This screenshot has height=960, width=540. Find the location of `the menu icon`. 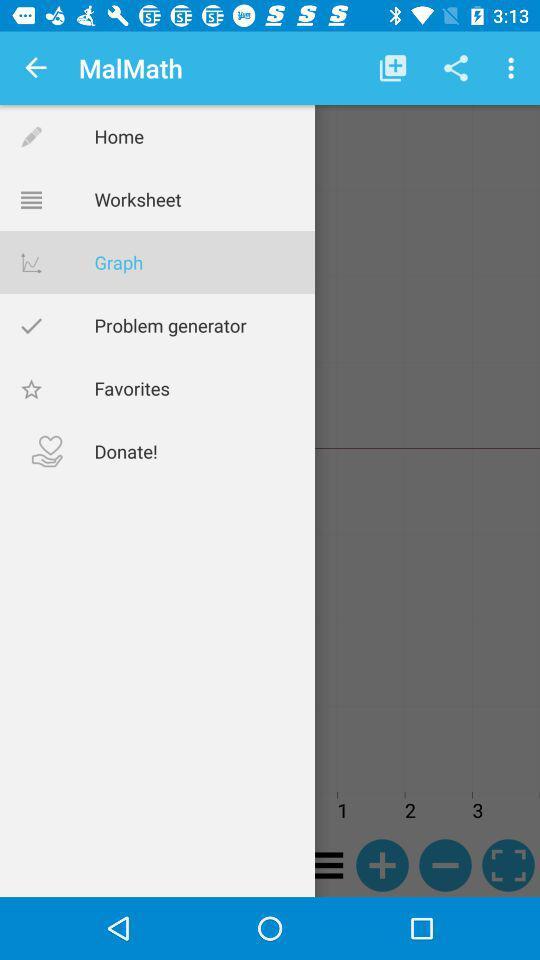

the menu icon is located at coordinates (319, 864).